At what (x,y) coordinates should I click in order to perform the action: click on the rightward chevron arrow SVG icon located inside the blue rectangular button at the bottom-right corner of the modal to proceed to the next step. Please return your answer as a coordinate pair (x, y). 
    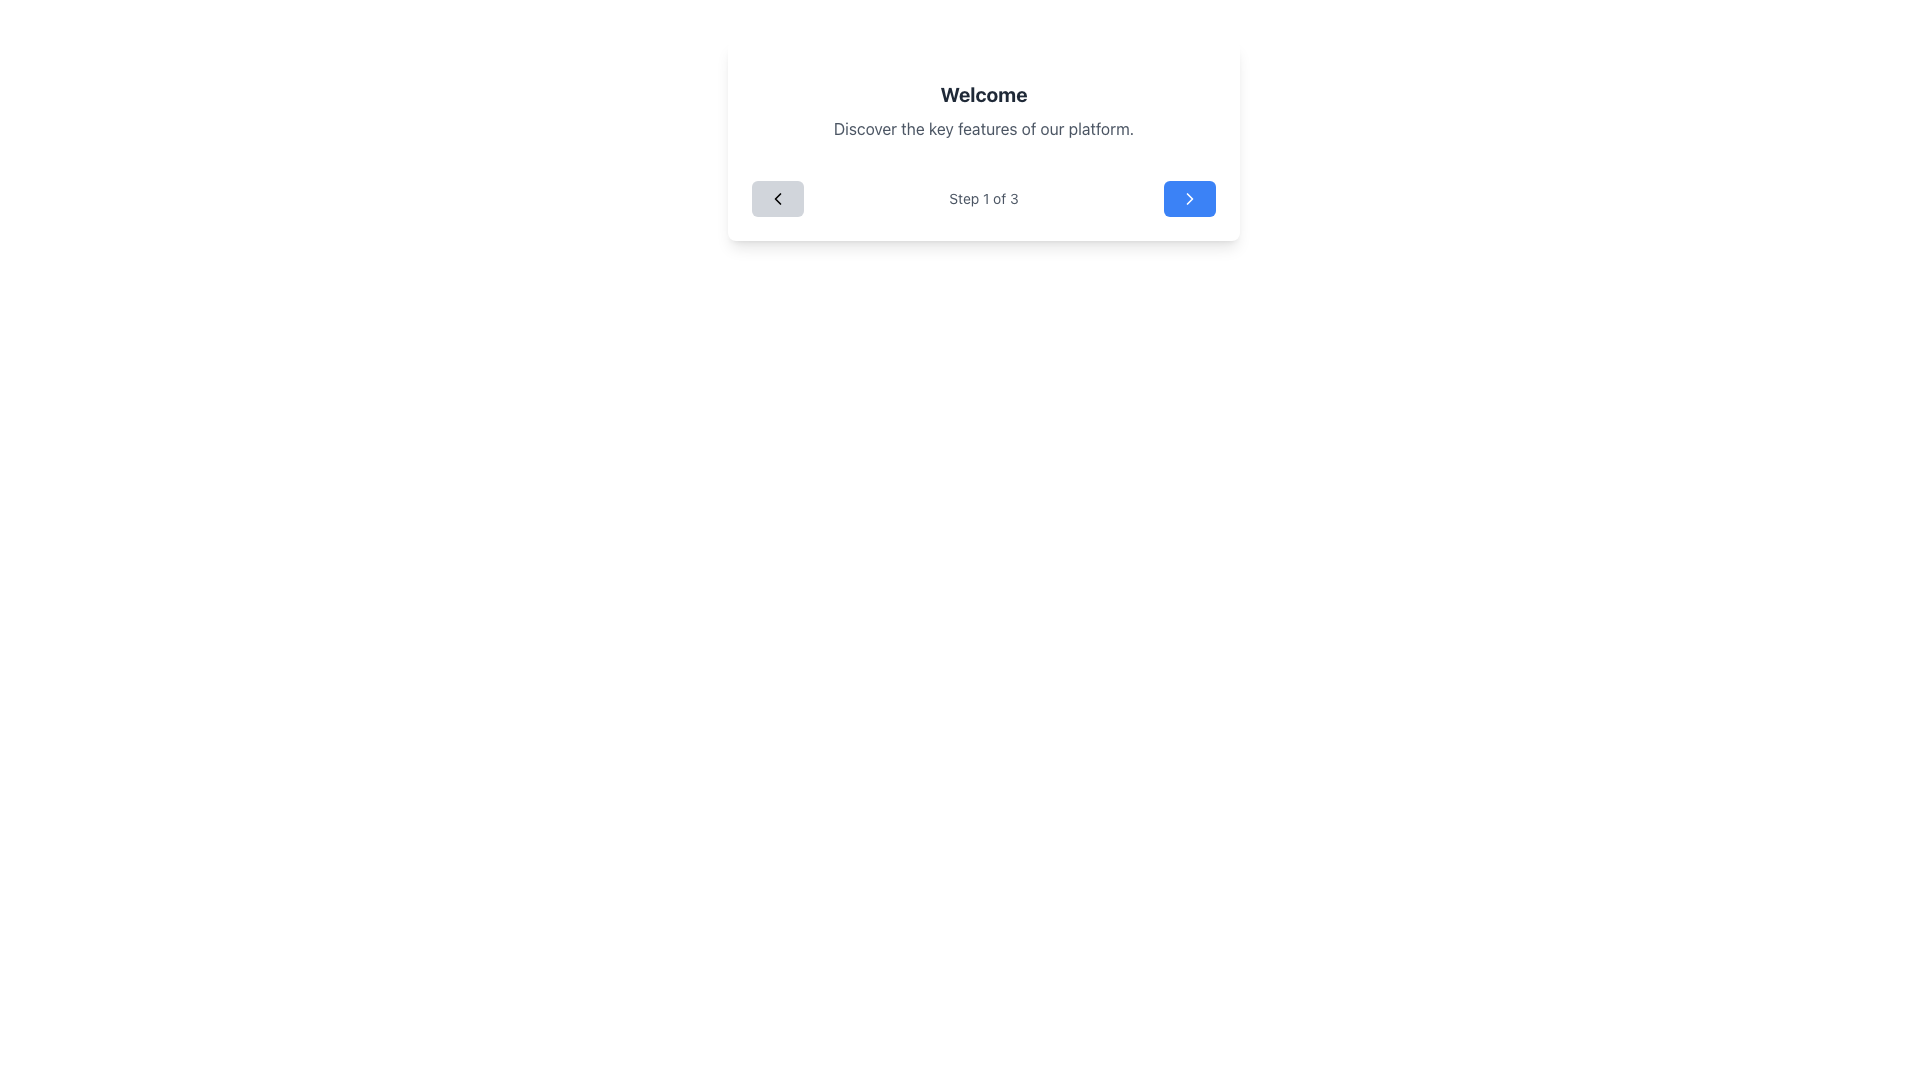
    Looking at the image, I should click on (1190, 199).